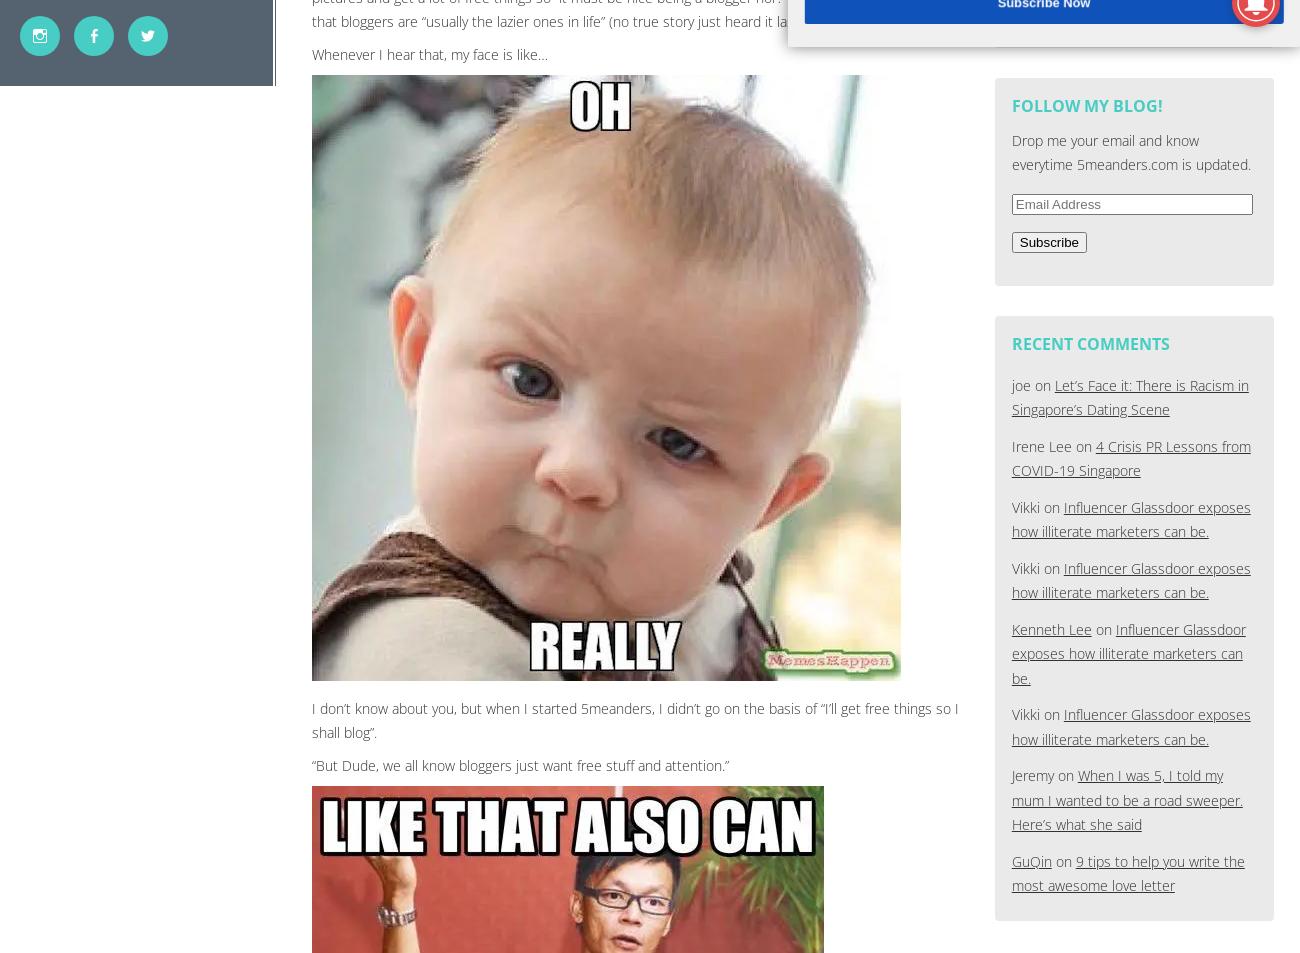  Describe the element at coordinates (1019, 383) in the screenshot. I see `'joe'` at that location.